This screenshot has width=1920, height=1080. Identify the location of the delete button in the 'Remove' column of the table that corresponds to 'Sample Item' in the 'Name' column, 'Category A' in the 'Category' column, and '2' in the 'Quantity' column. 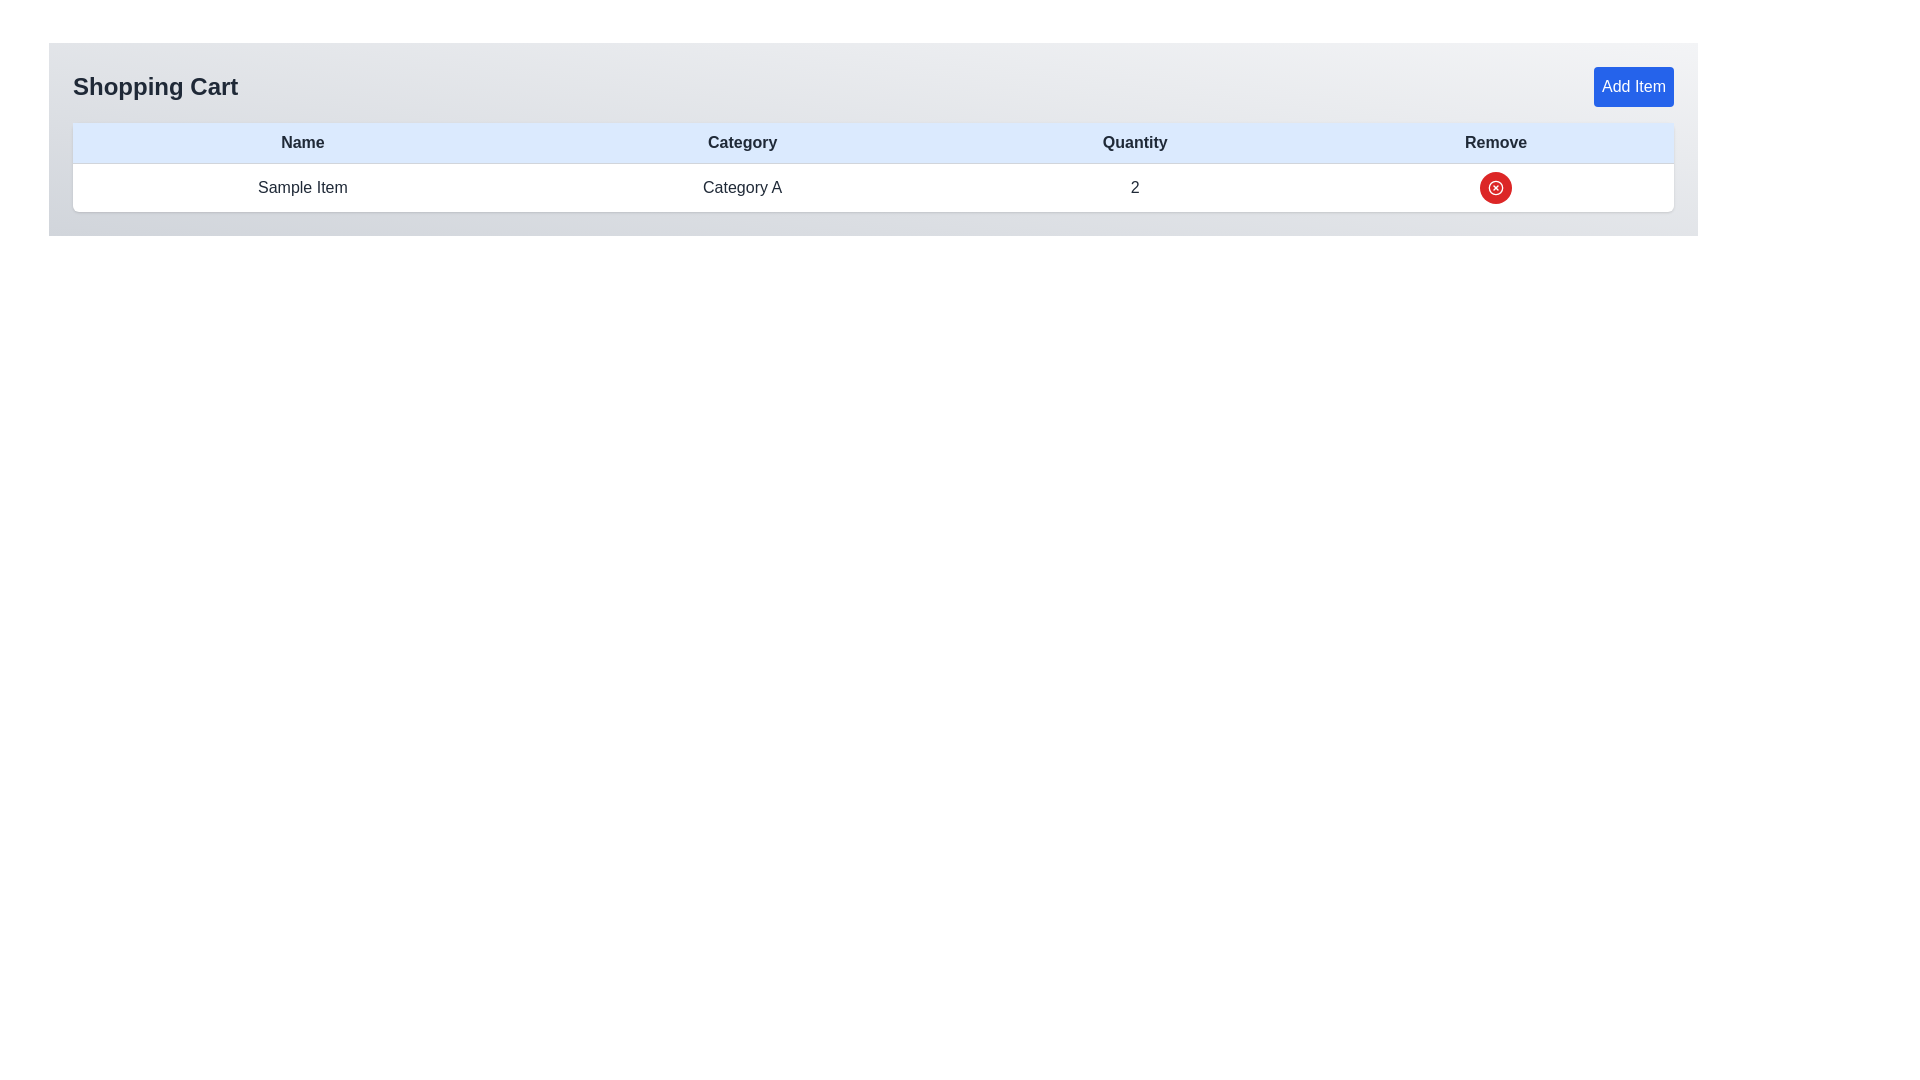
(1496, 187).